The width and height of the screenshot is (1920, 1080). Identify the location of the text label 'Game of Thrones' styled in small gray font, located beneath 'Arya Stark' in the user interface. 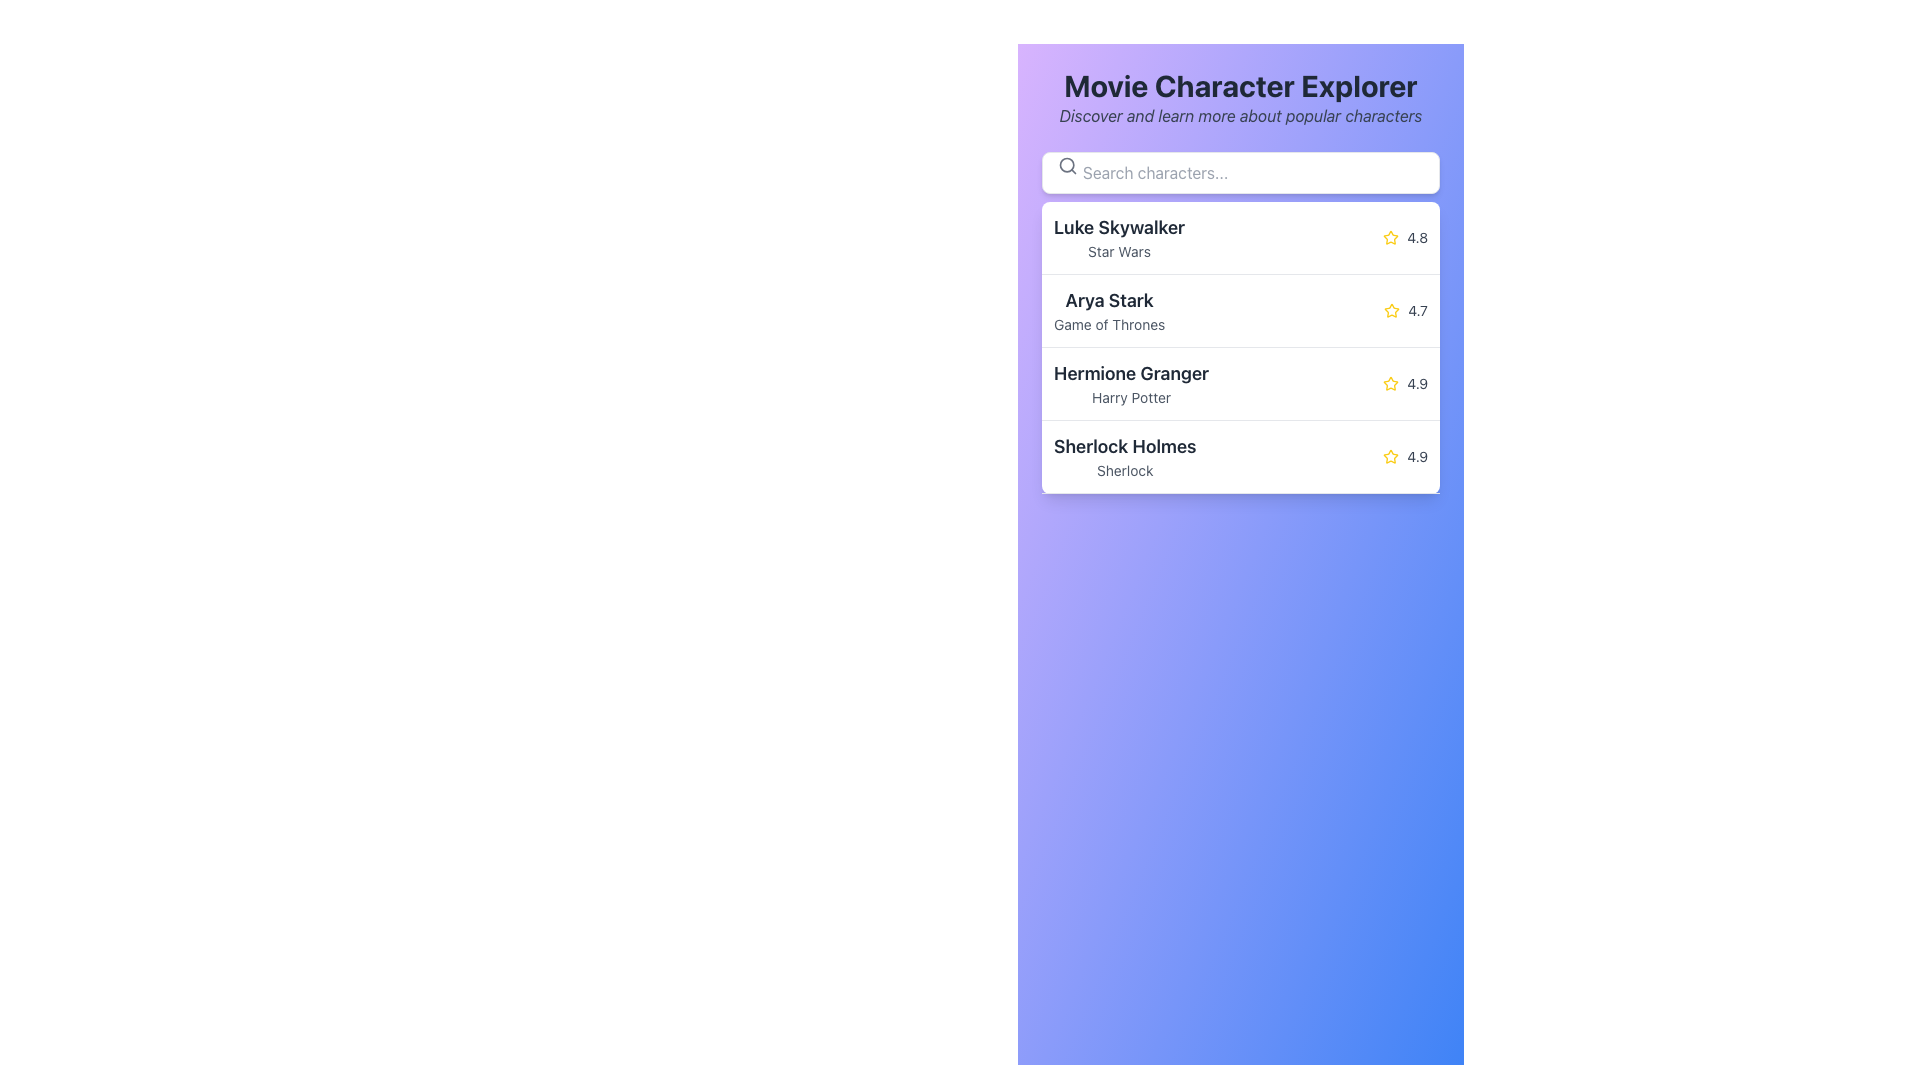
(1108, 323).